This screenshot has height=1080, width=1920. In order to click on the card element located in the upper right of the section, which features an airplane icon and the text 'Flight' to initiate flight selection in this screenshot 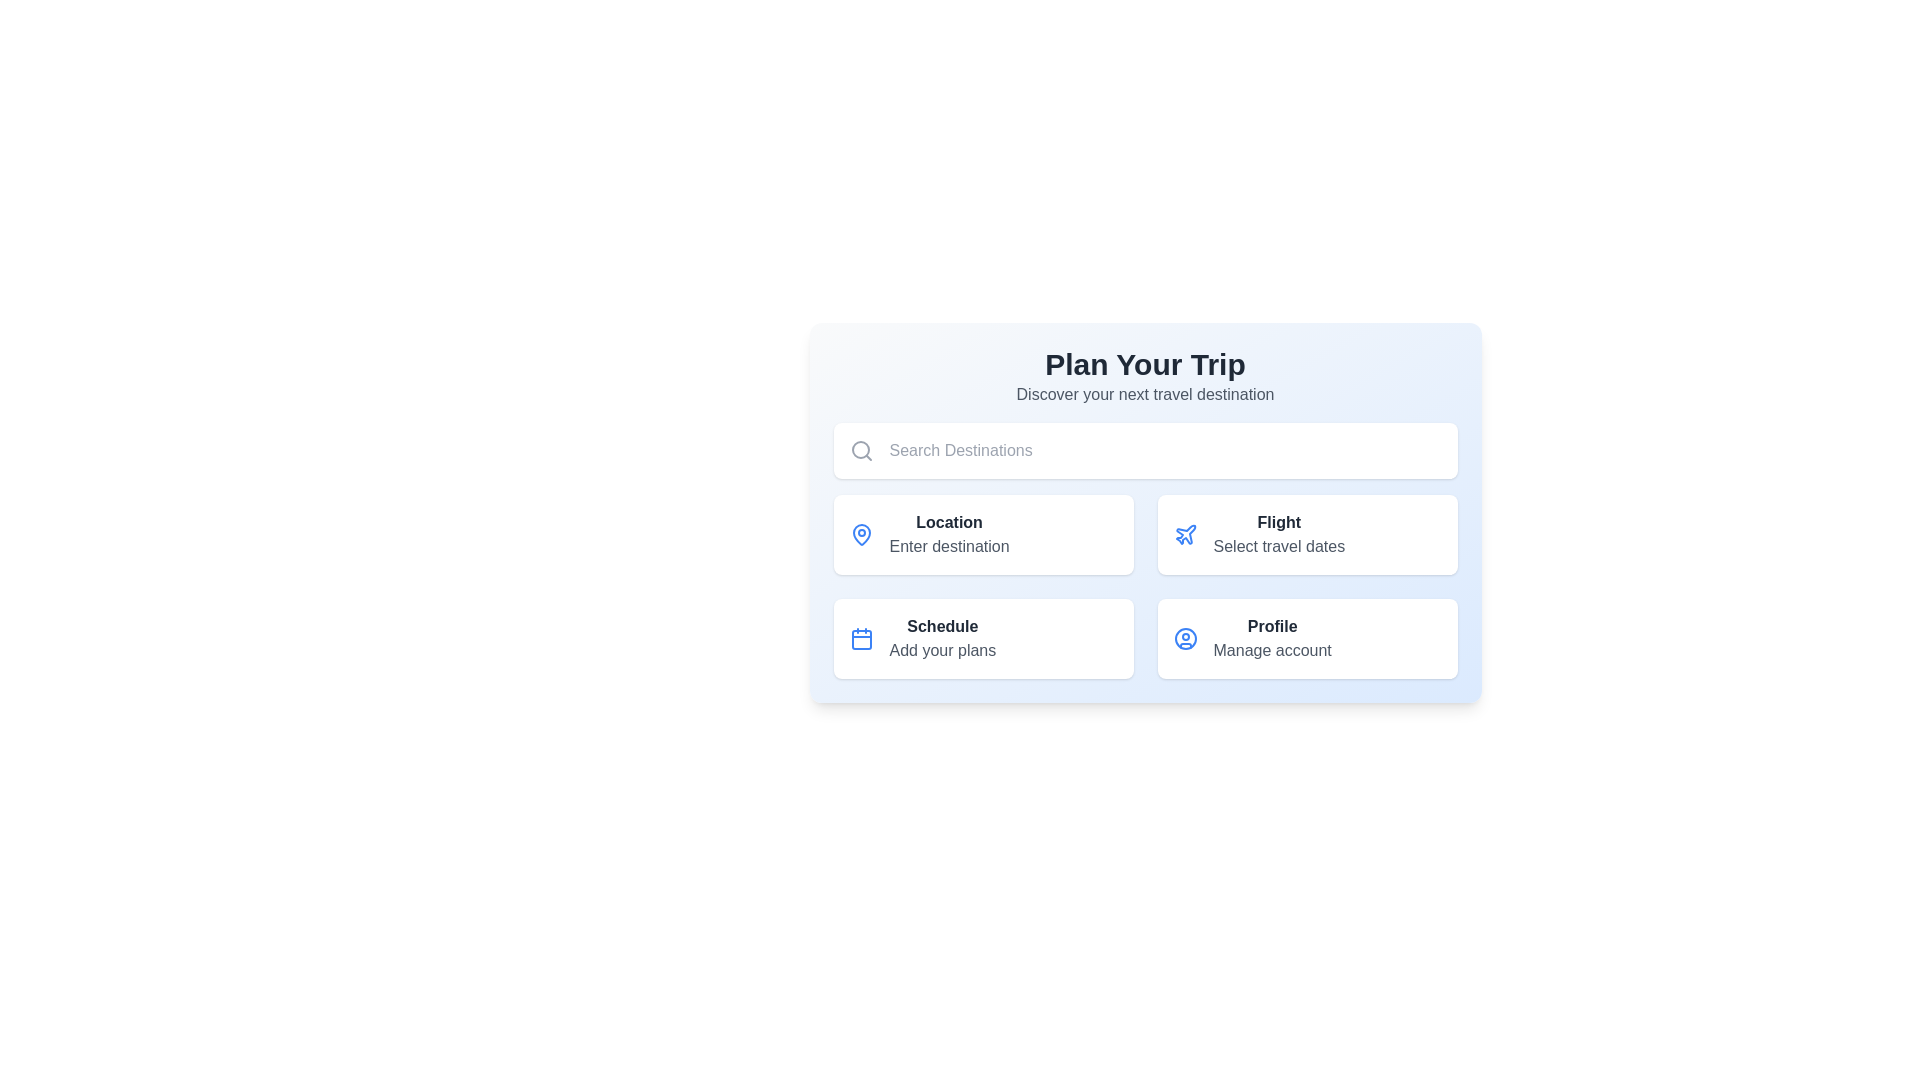, I will do `click(1307, 534)`.